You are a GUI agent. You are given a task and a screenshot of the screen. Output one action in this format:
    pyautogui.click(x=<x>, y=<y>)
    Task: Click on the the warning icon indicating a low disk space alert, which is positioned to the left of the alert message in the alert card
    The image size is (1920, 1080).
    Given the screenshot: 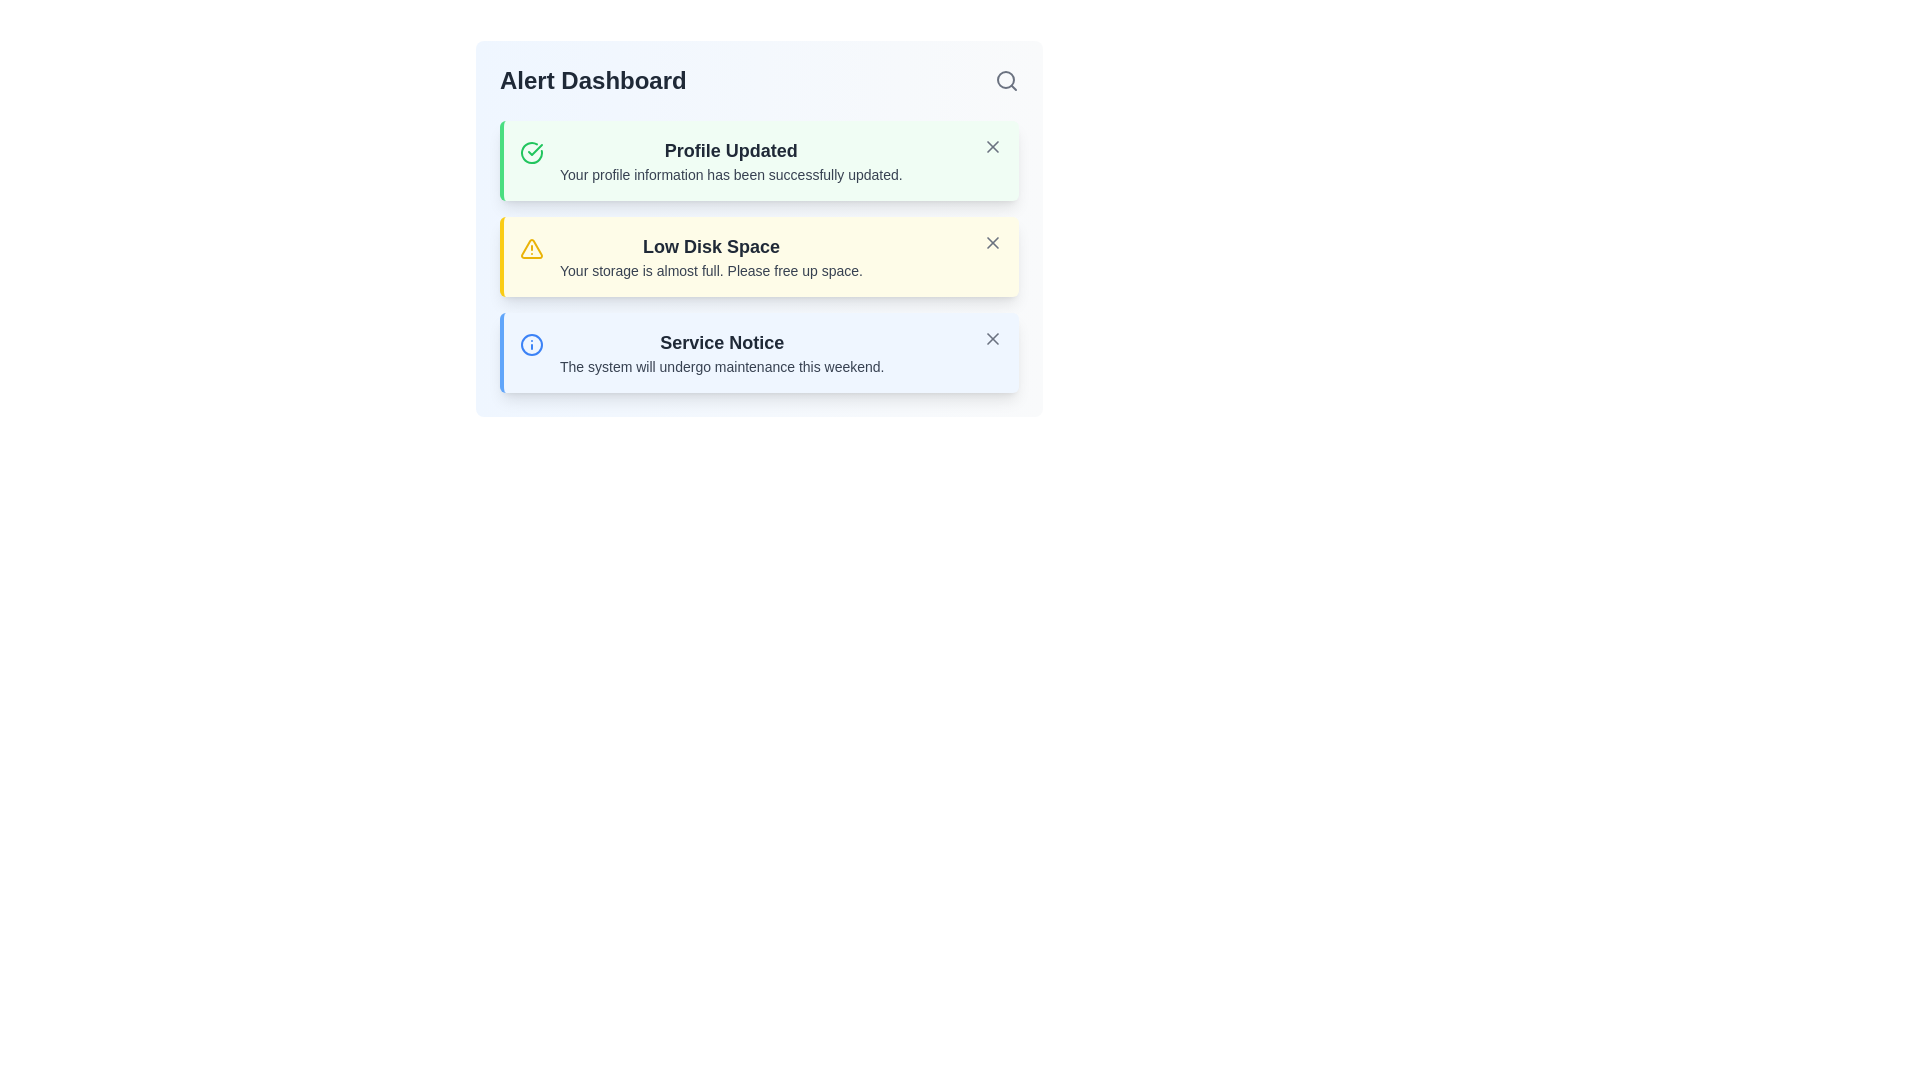 What is the action you would take?
    pyautogui.click(x=532, y=248)
    